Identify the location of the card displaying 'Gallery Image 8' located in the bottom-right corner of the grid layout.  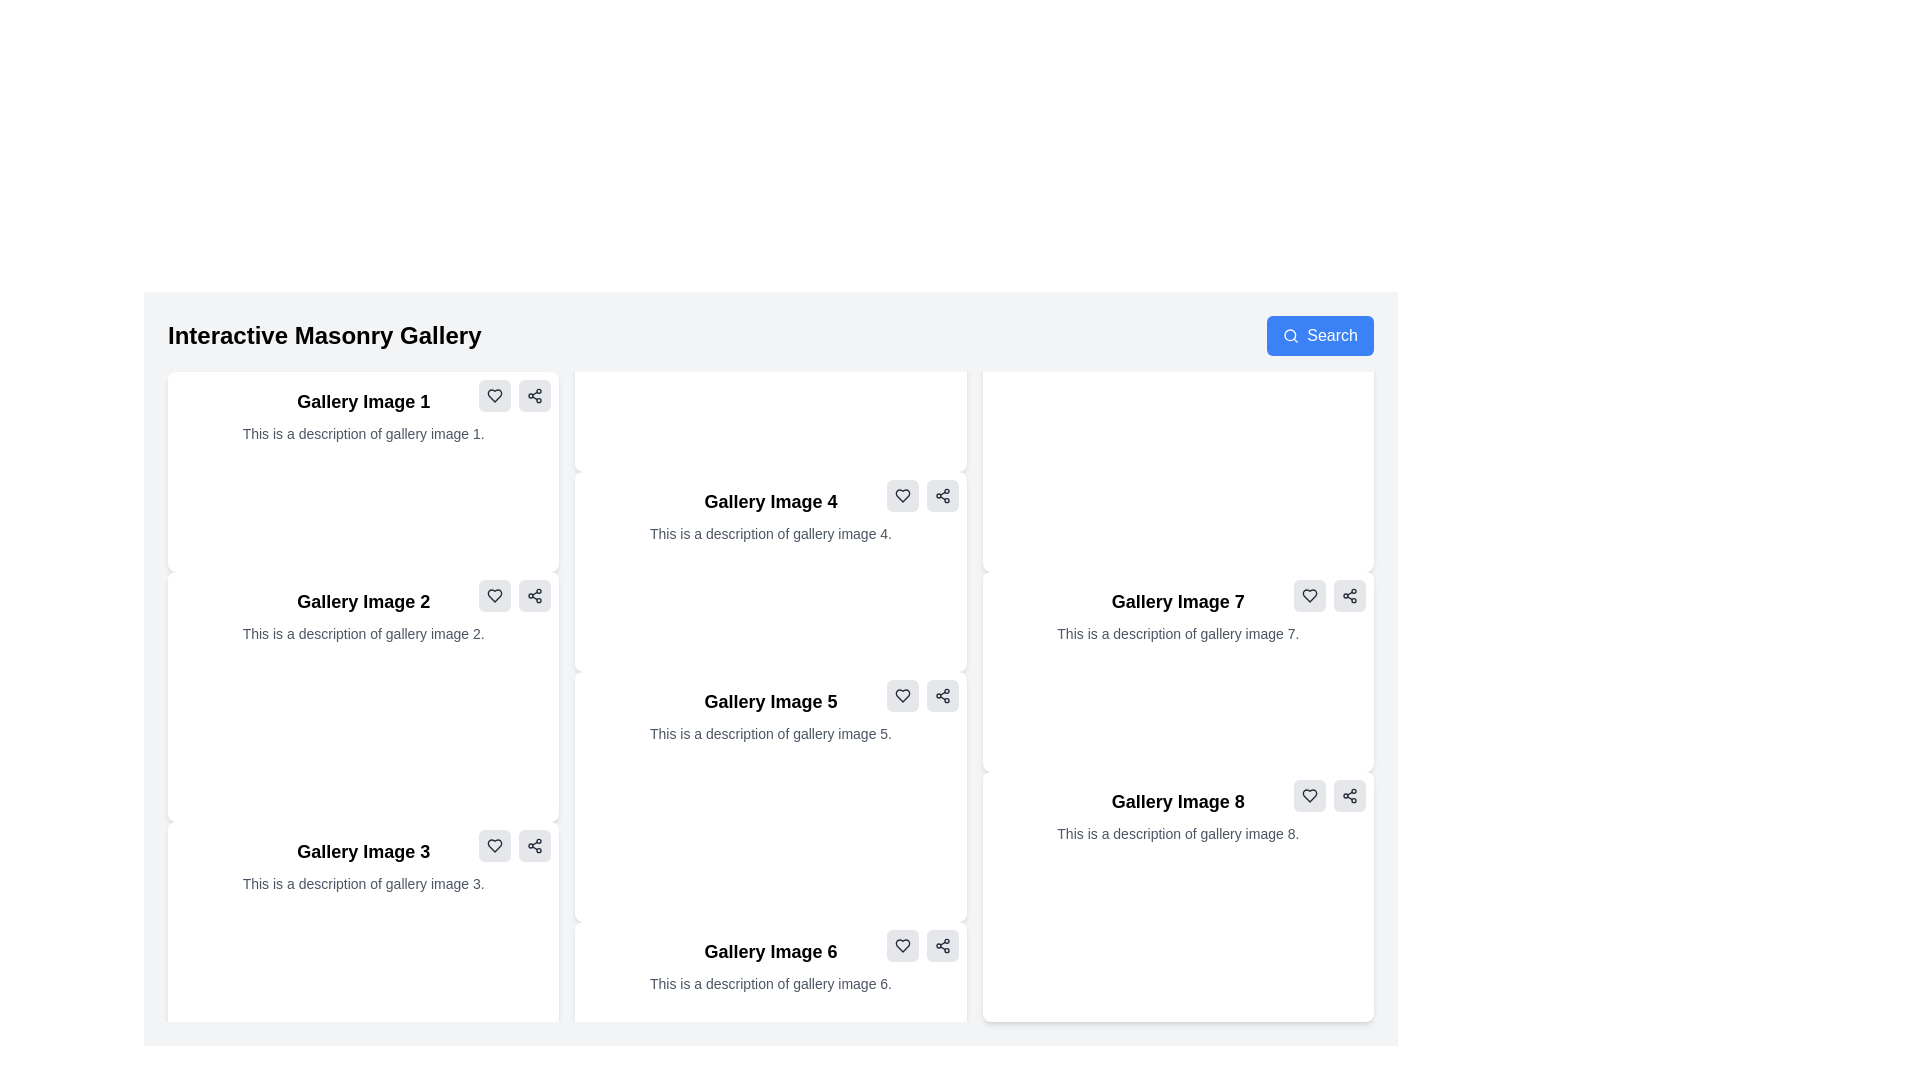
(1178, 896).